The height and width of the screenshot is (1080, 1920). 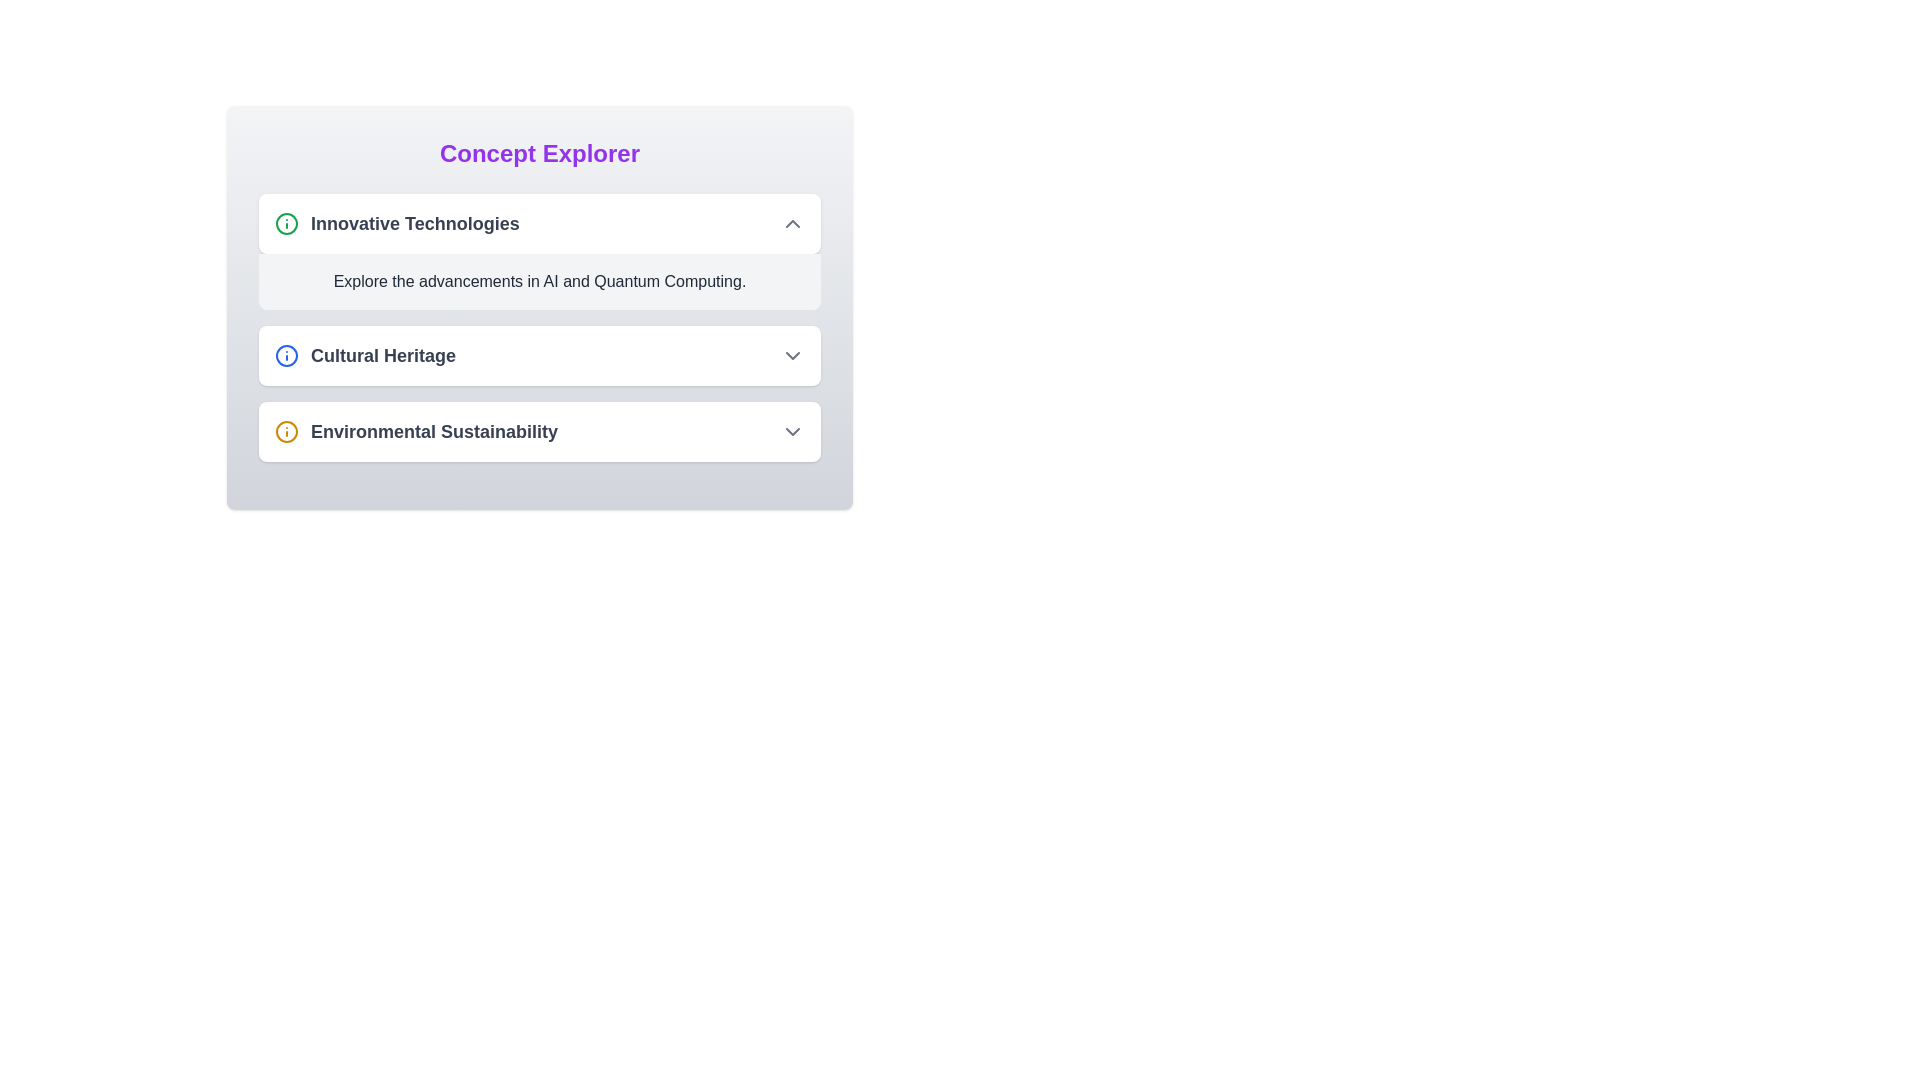 I want to click on the circular blue information icon with an 'i' symbol, positioned to the left of the 'Cultural Heritage' text label, which is the second item in a list, so click(x=286, y=354).